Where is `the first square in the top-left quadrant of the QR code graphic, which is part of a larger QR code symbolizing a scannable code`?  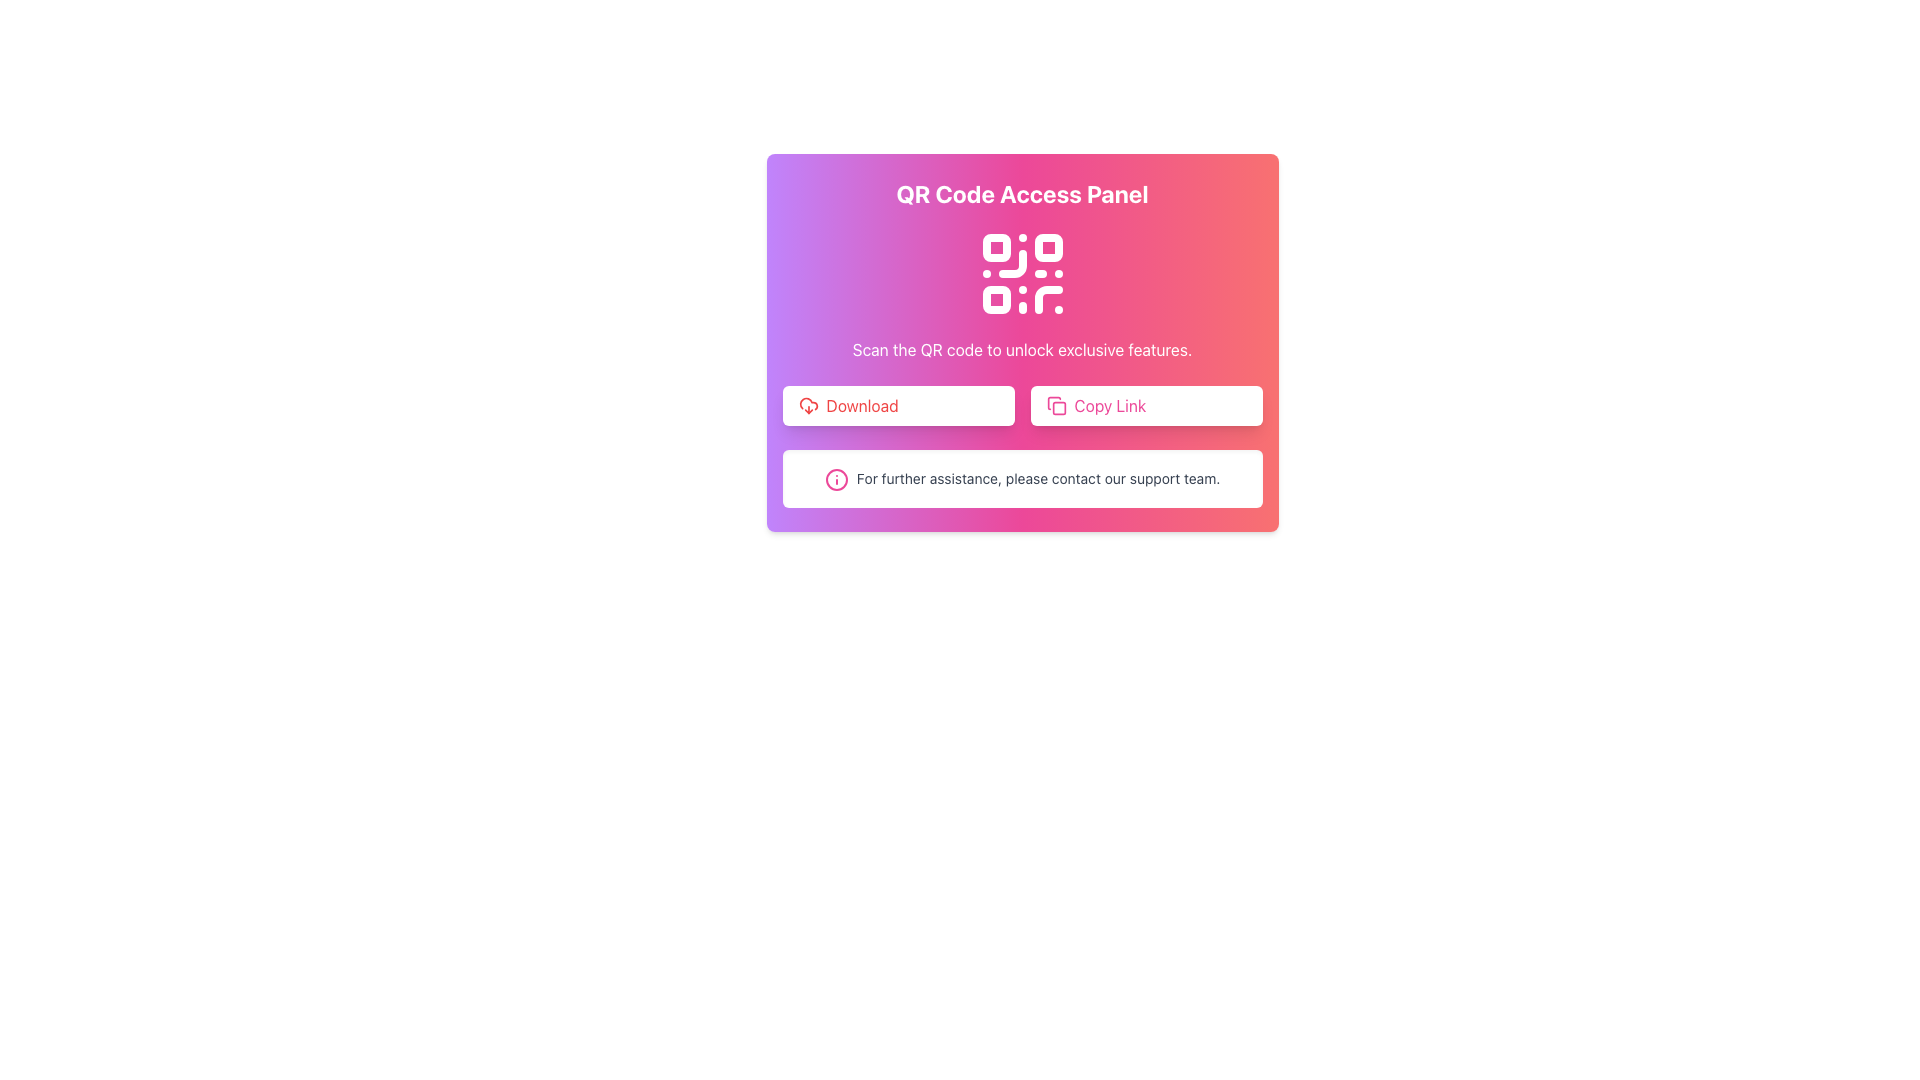 the first square in the top-left quadrant of the QR code graphic, which is part of a larger QR code symbolizing a scannable code is located at coordinates (996, 246).